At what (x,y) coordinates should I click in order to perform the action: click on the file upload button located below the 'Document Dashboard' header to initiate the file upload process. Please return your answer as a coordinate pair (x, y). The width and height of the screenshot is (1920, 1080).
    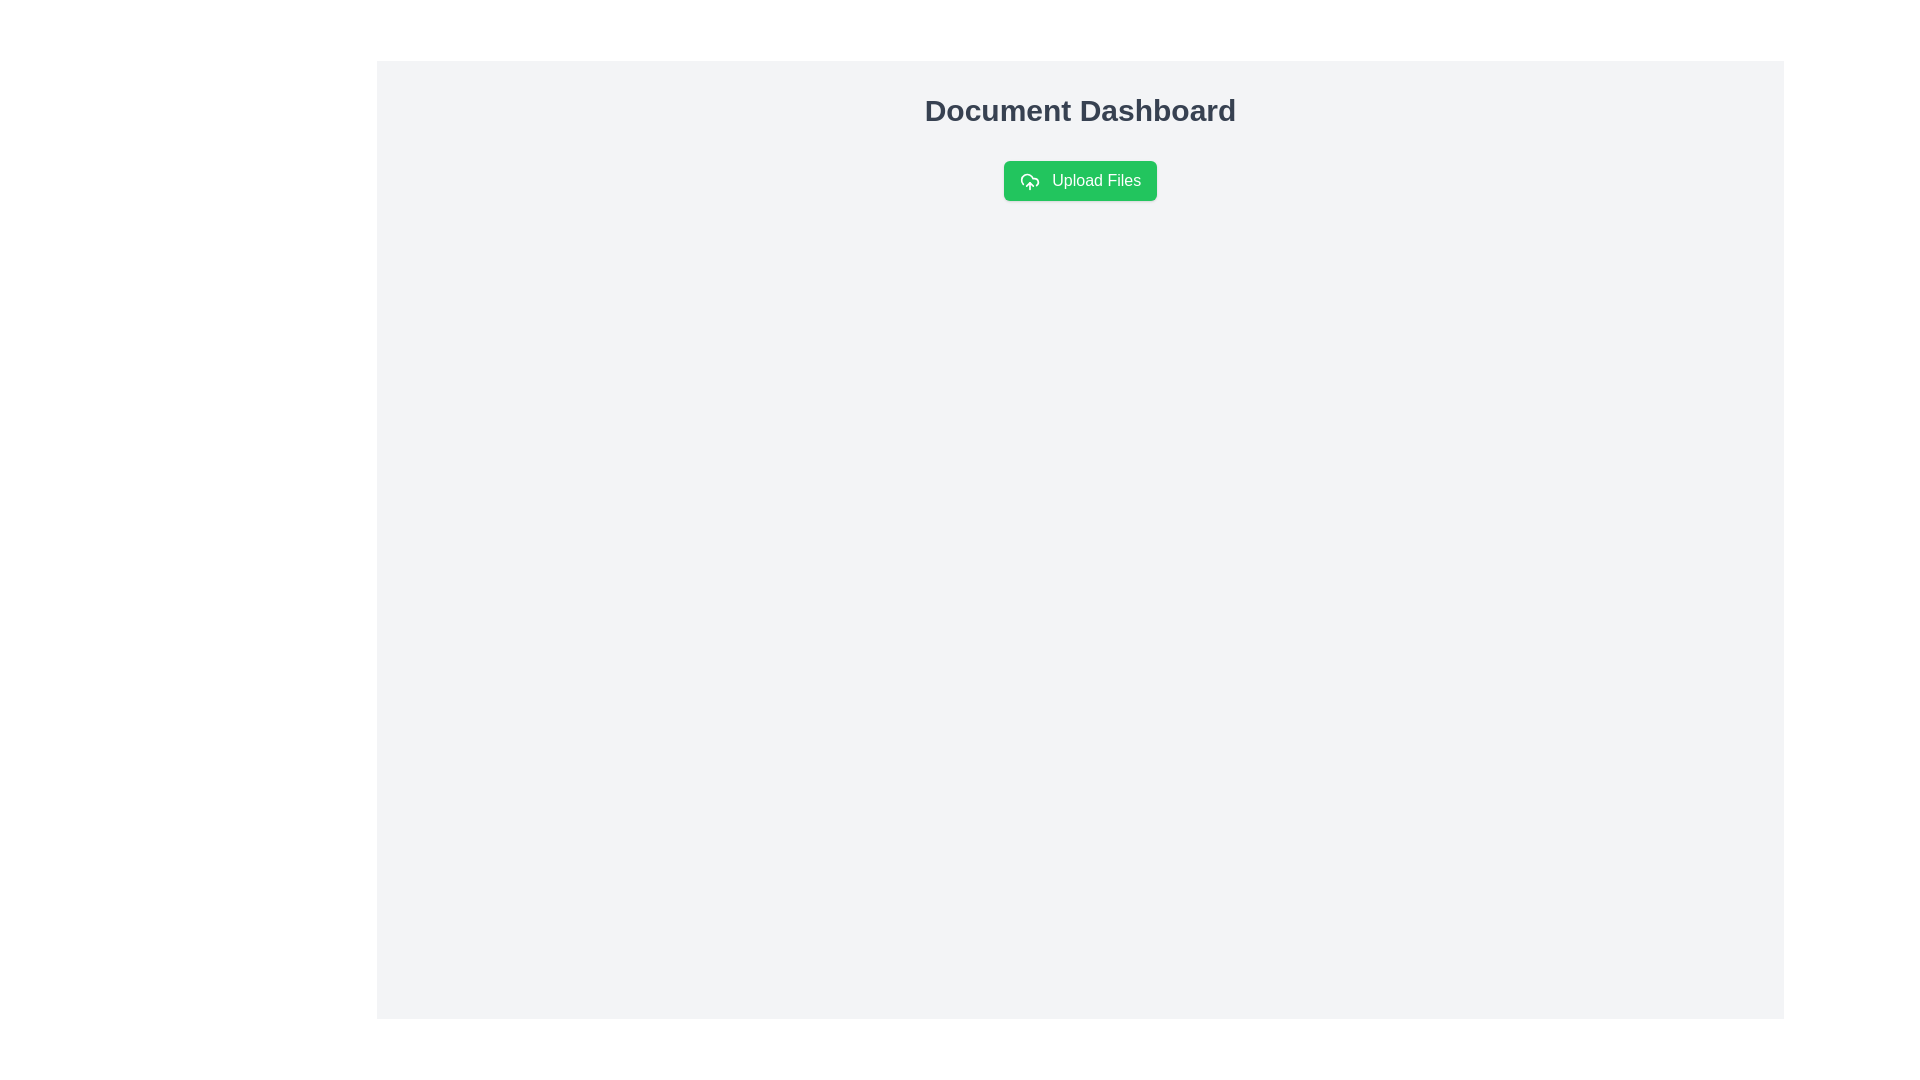
    Looking at the image, I should click on (1079, 181).